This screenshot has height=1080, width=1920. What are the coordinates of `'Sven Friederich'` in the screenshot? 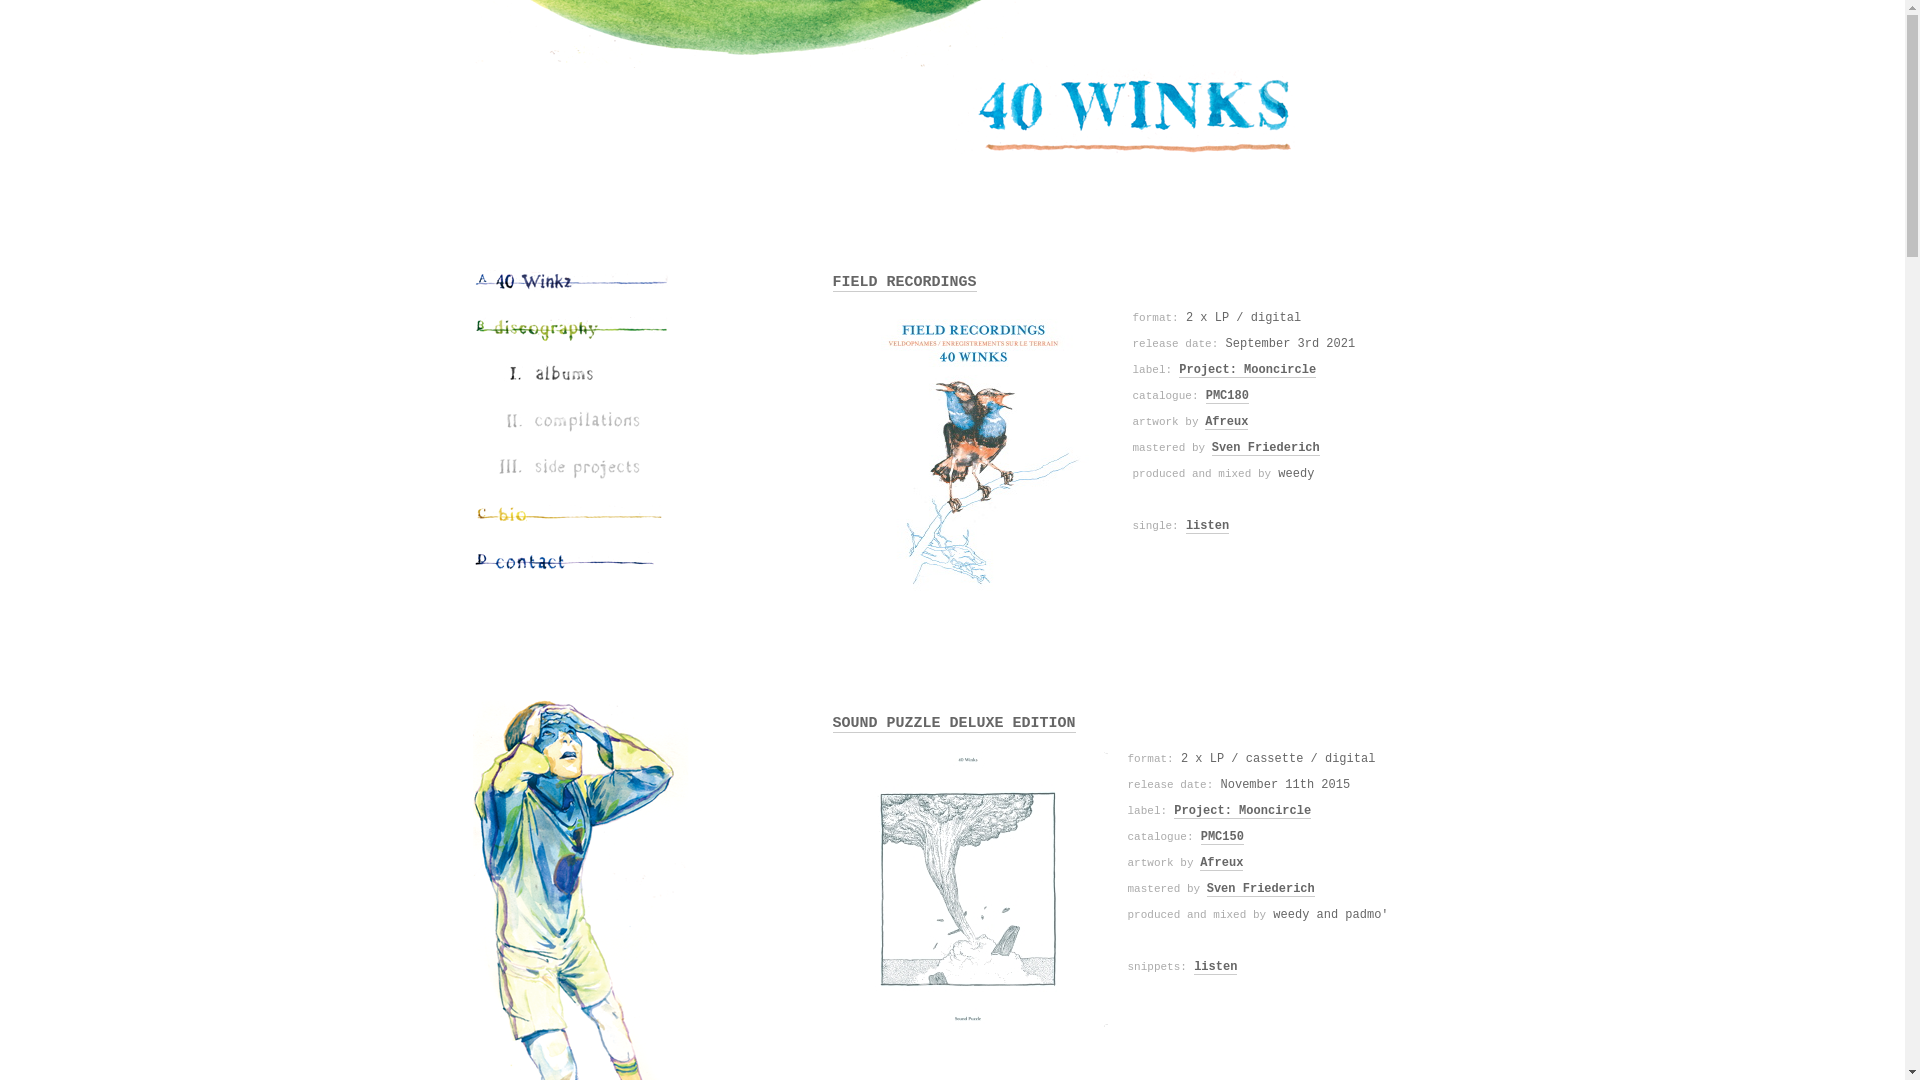 It's located at (1265, 447).